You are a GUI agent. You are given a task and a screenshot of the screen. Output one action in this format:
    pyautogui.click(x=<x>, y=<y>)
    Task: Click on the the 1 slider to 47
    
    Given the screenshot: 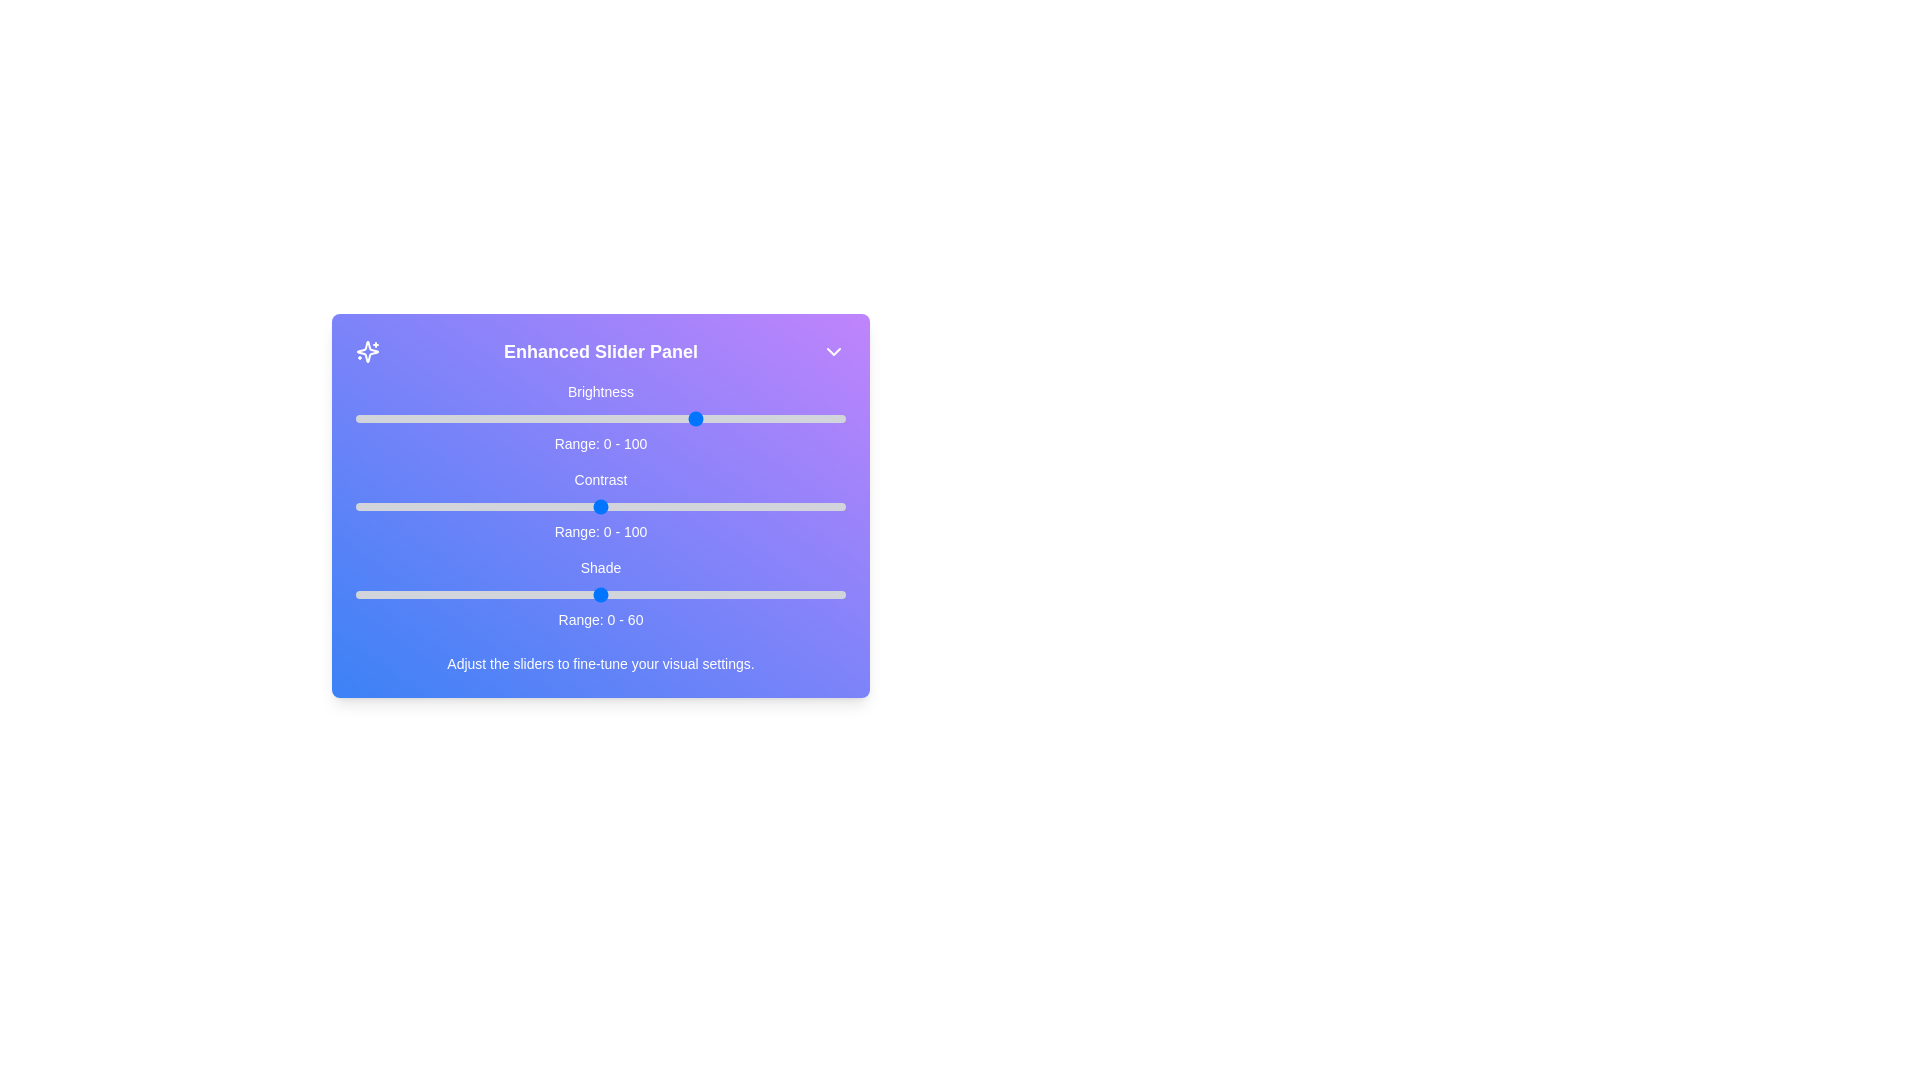 What is the action you would take?
    pyautogui.click(x=585, y=505)
    